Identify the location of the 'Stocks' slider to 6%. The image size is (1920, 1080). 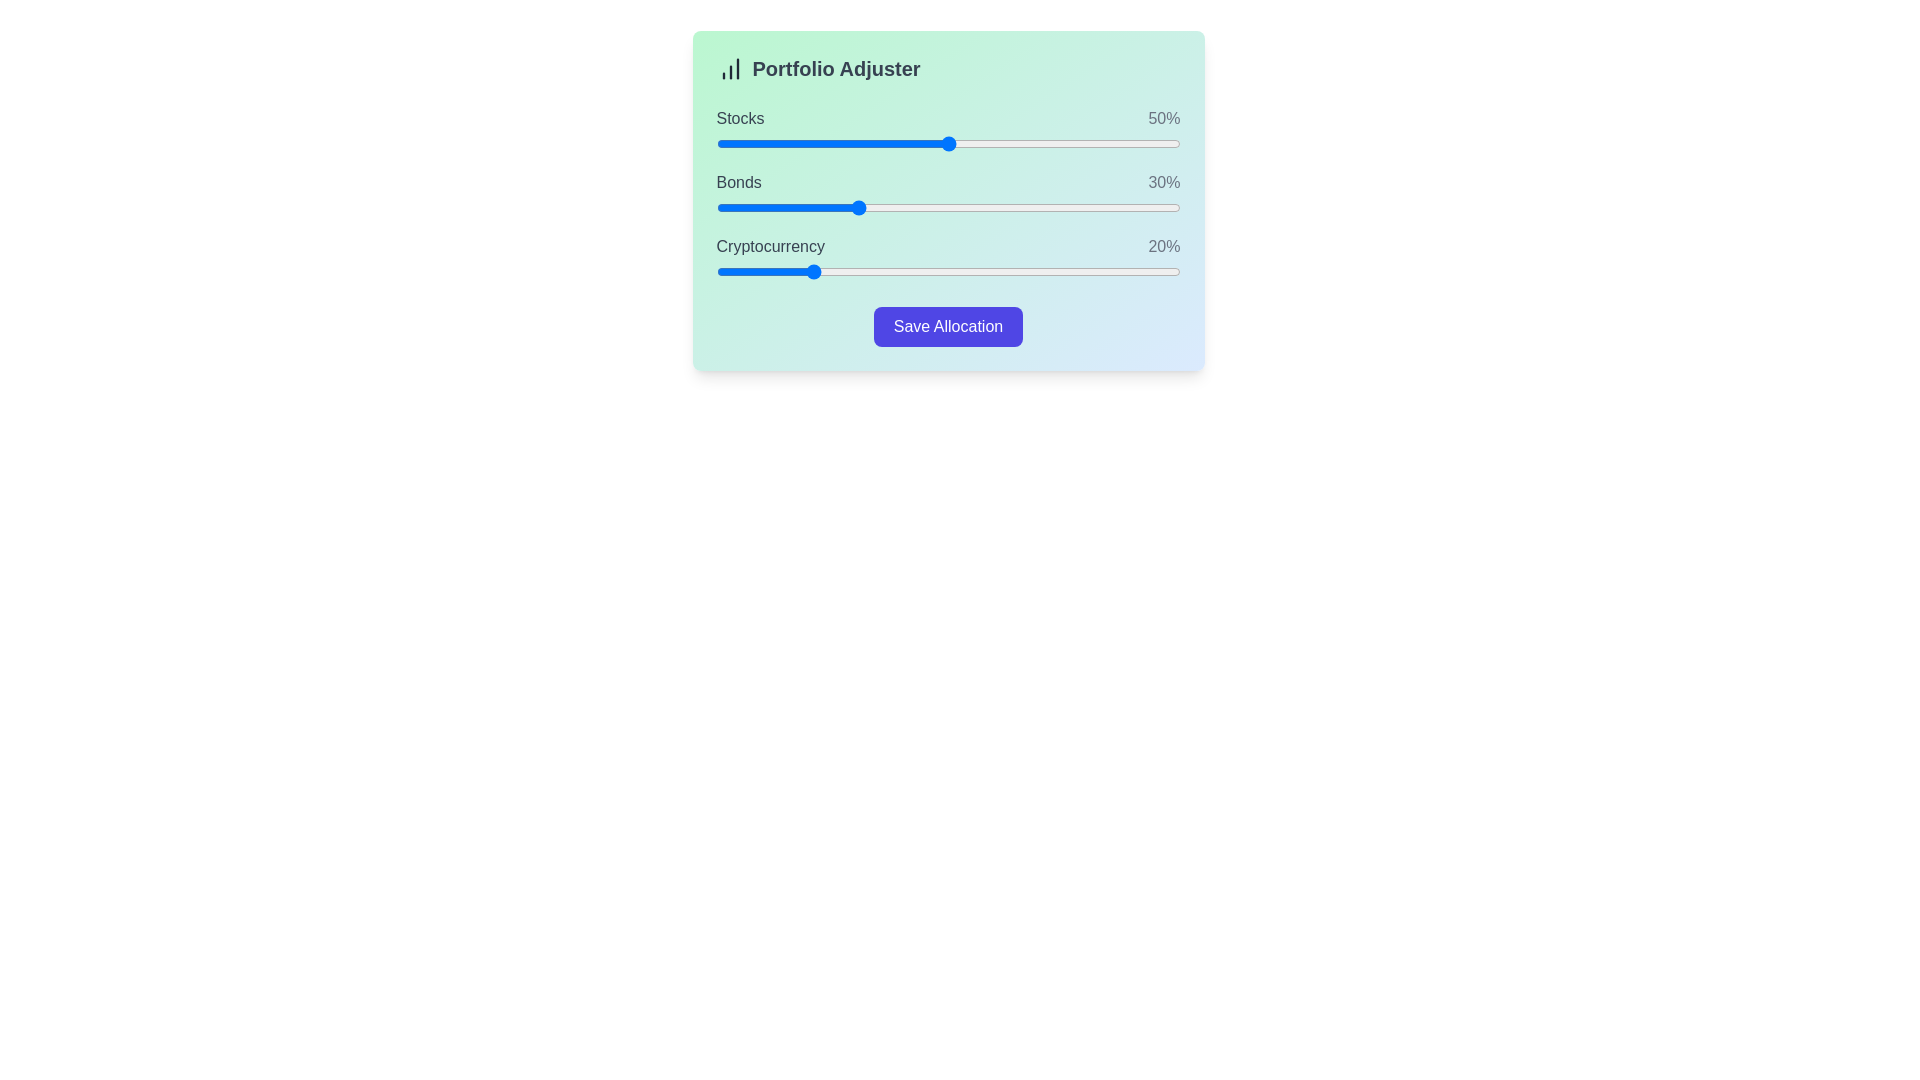
(743, 142).